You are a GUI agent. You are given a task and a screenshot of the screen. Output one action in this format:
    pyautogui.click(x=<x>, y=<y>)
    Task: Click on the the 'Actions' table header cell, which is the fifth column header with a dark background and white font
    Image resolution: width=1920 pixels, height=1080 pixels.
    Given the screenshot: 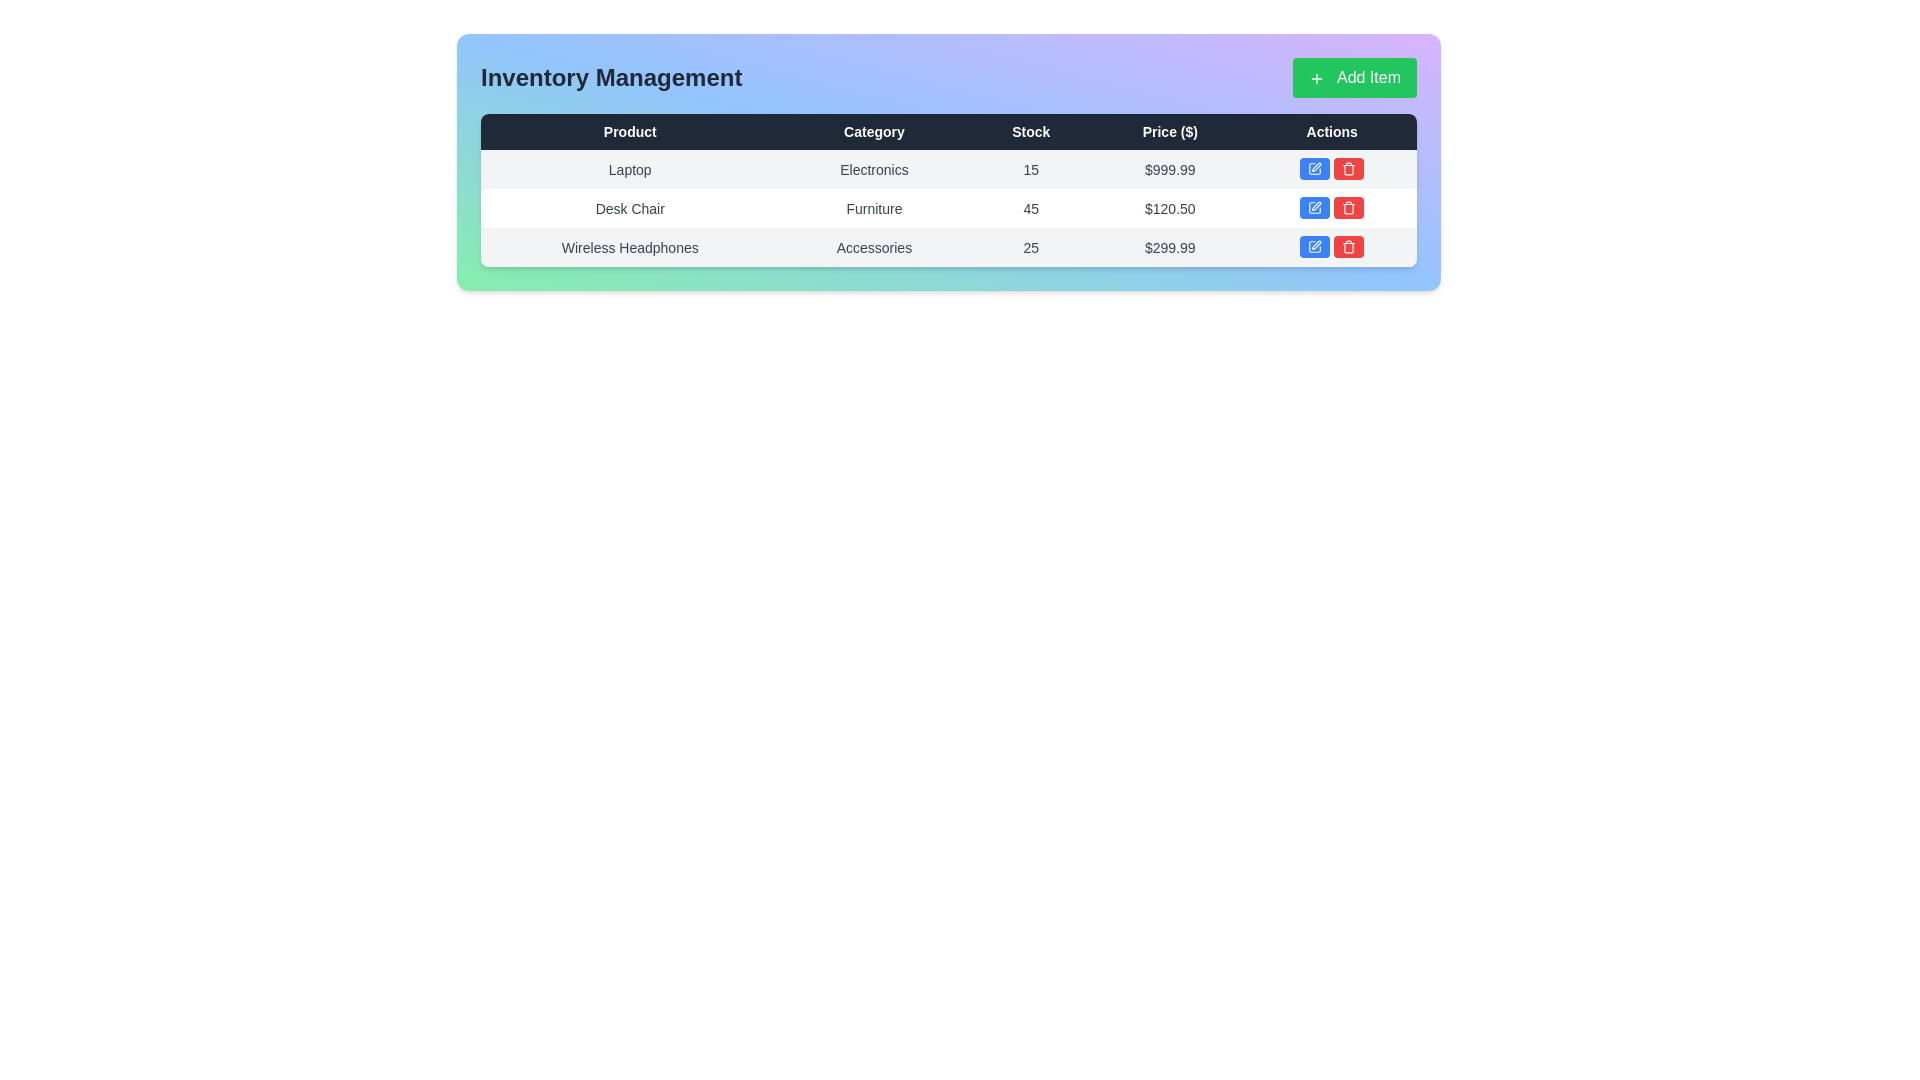 What is the action you would take?
    pyautogui.click(x=1332, y=131)
    